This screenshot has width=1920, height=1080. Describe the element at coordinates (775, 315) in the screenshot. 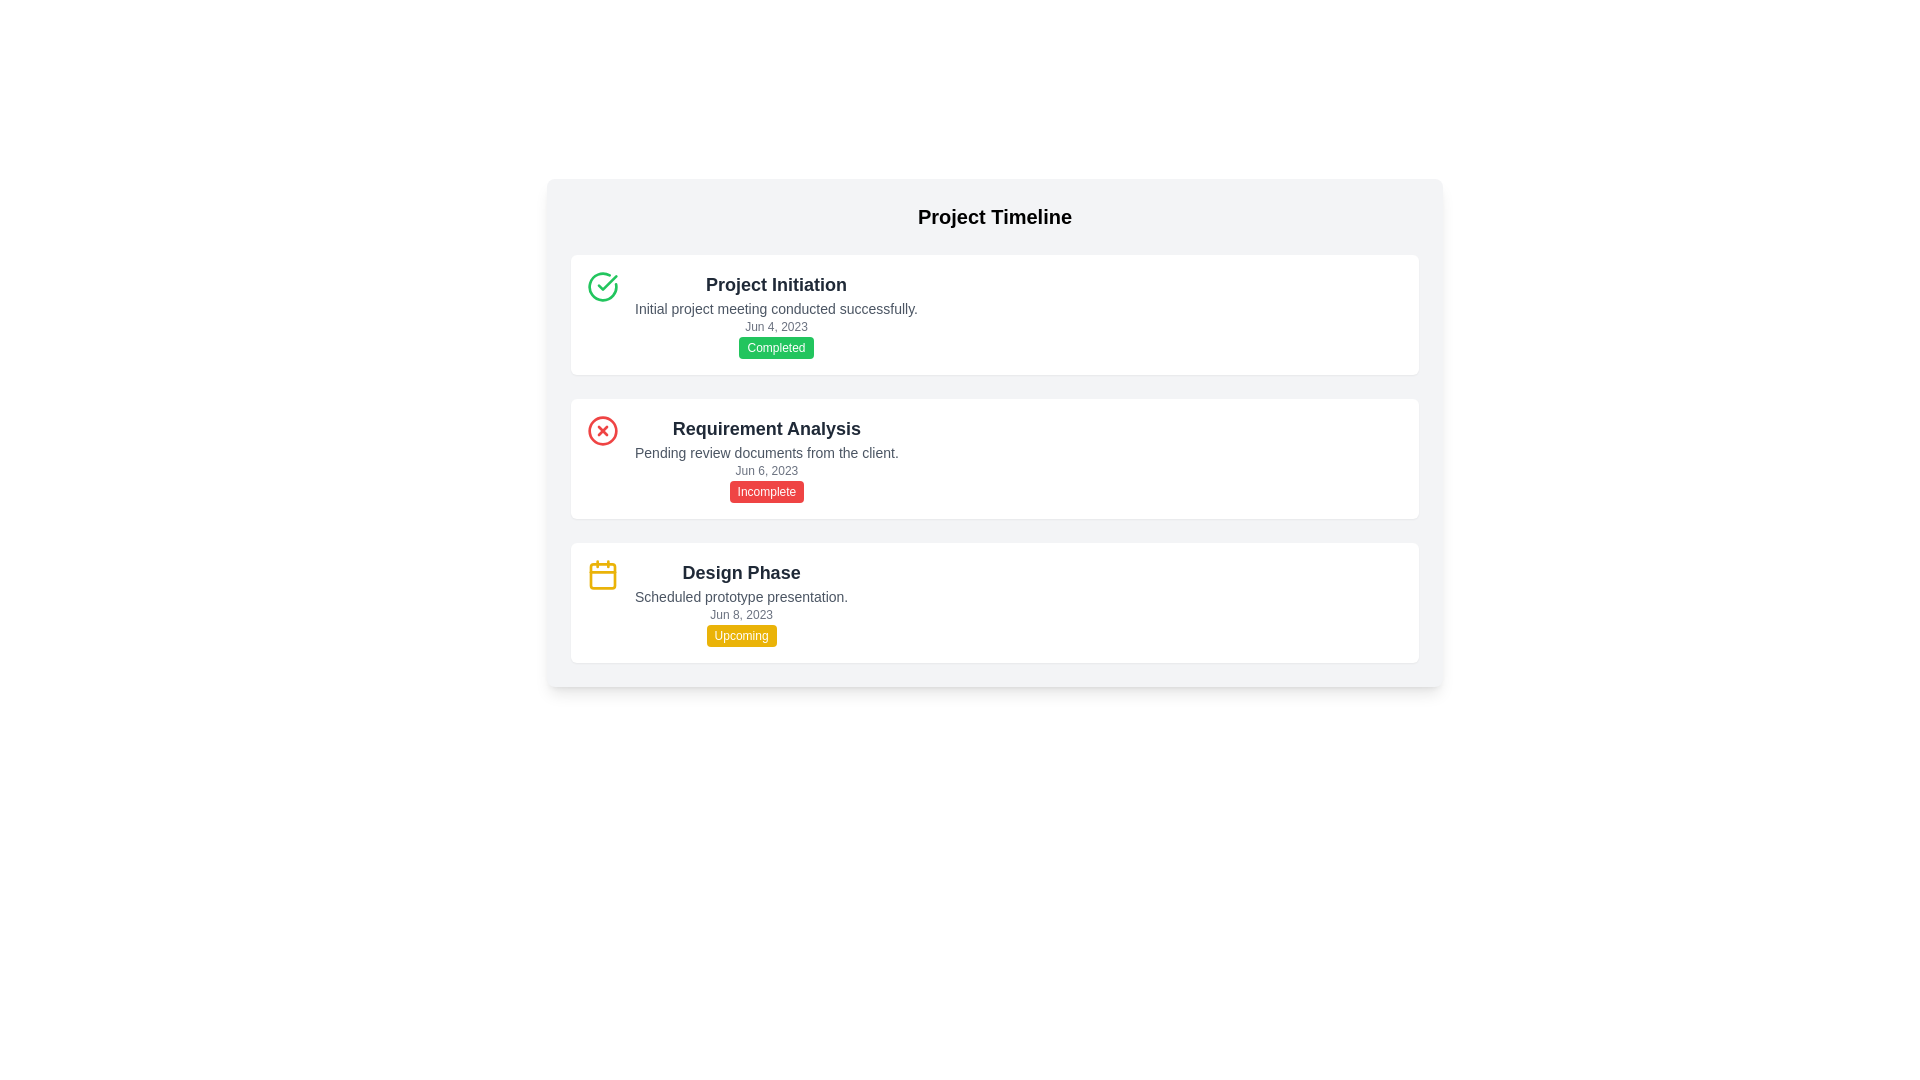

I see `the 'Project Initiation' card in the timeline to access adjacent items for additional context` at that location.